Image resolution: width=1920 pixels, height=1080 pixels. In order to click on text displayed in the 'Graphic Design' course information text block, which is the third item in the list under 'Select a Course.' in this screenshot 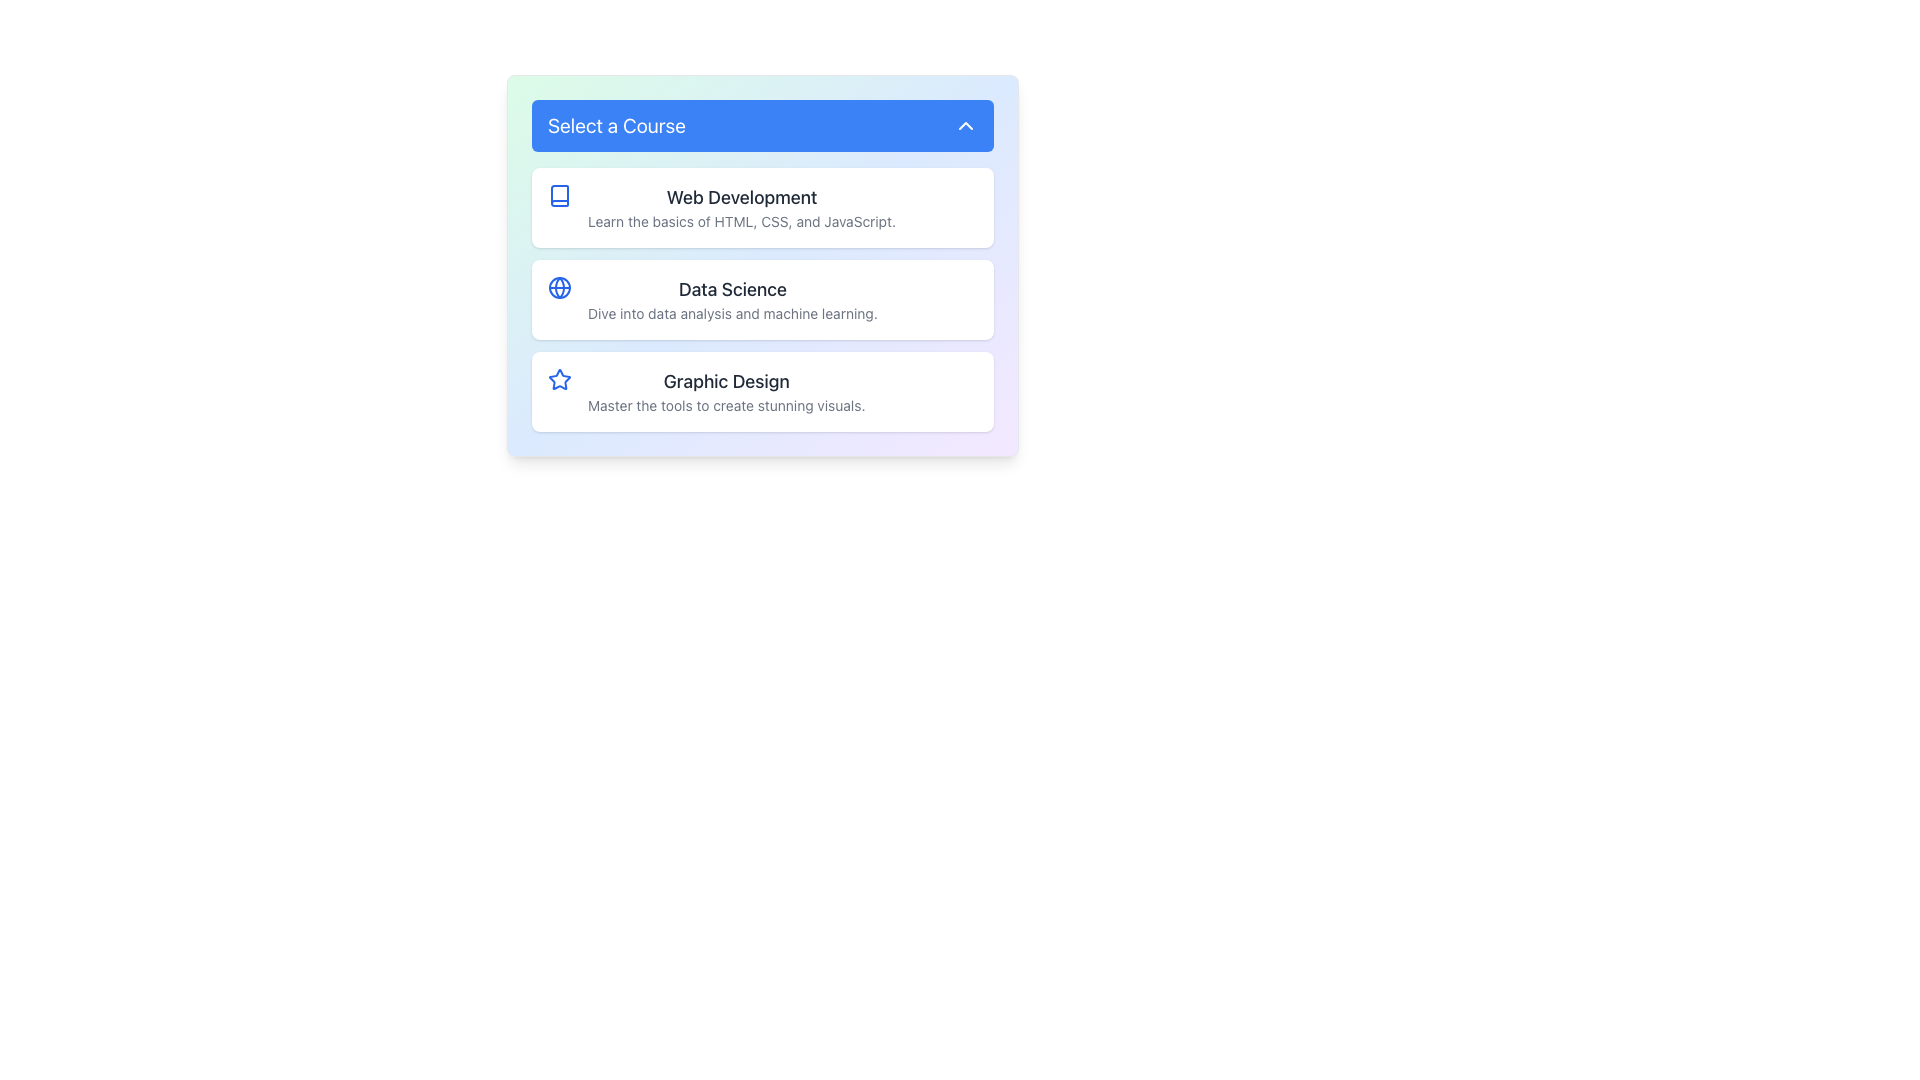, I will do `click(725, 392)`.